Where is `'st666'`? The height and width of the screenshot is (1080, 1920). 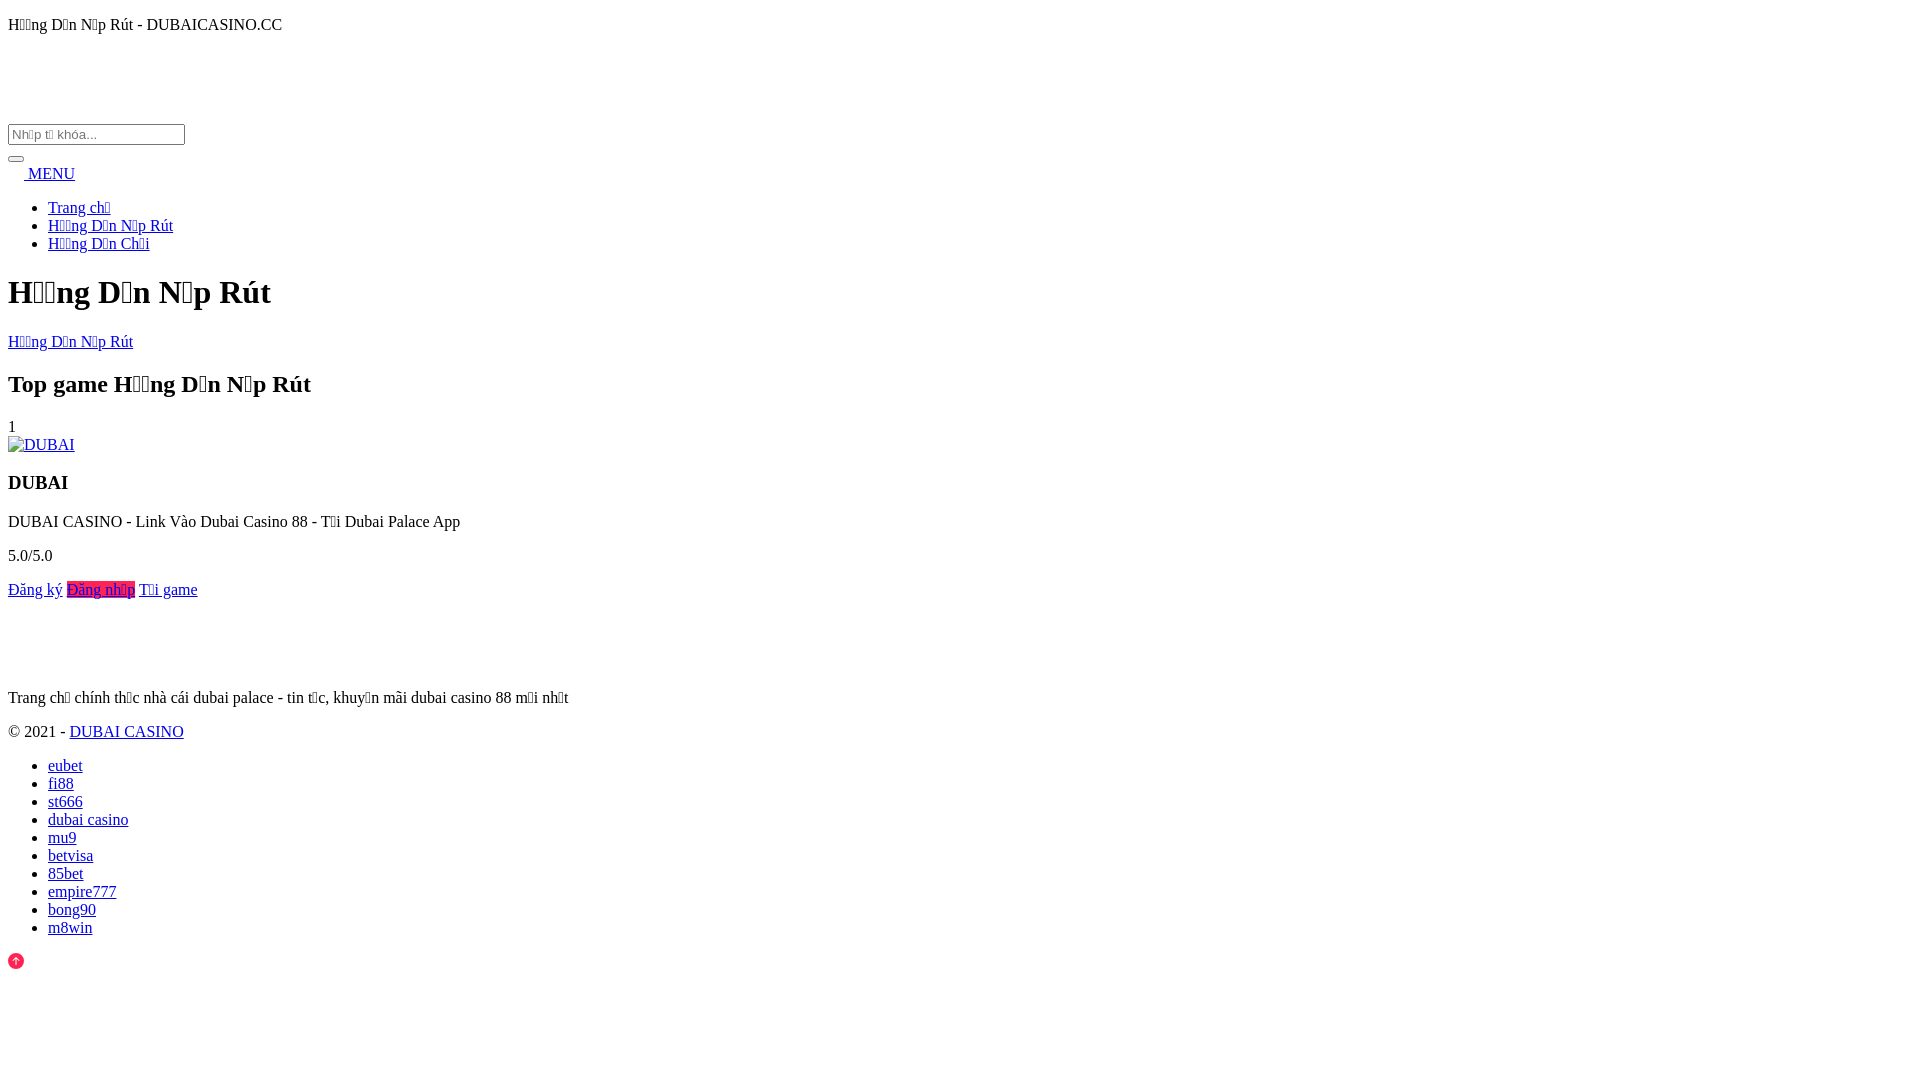 'st666' is located at coordinates (48, 800).